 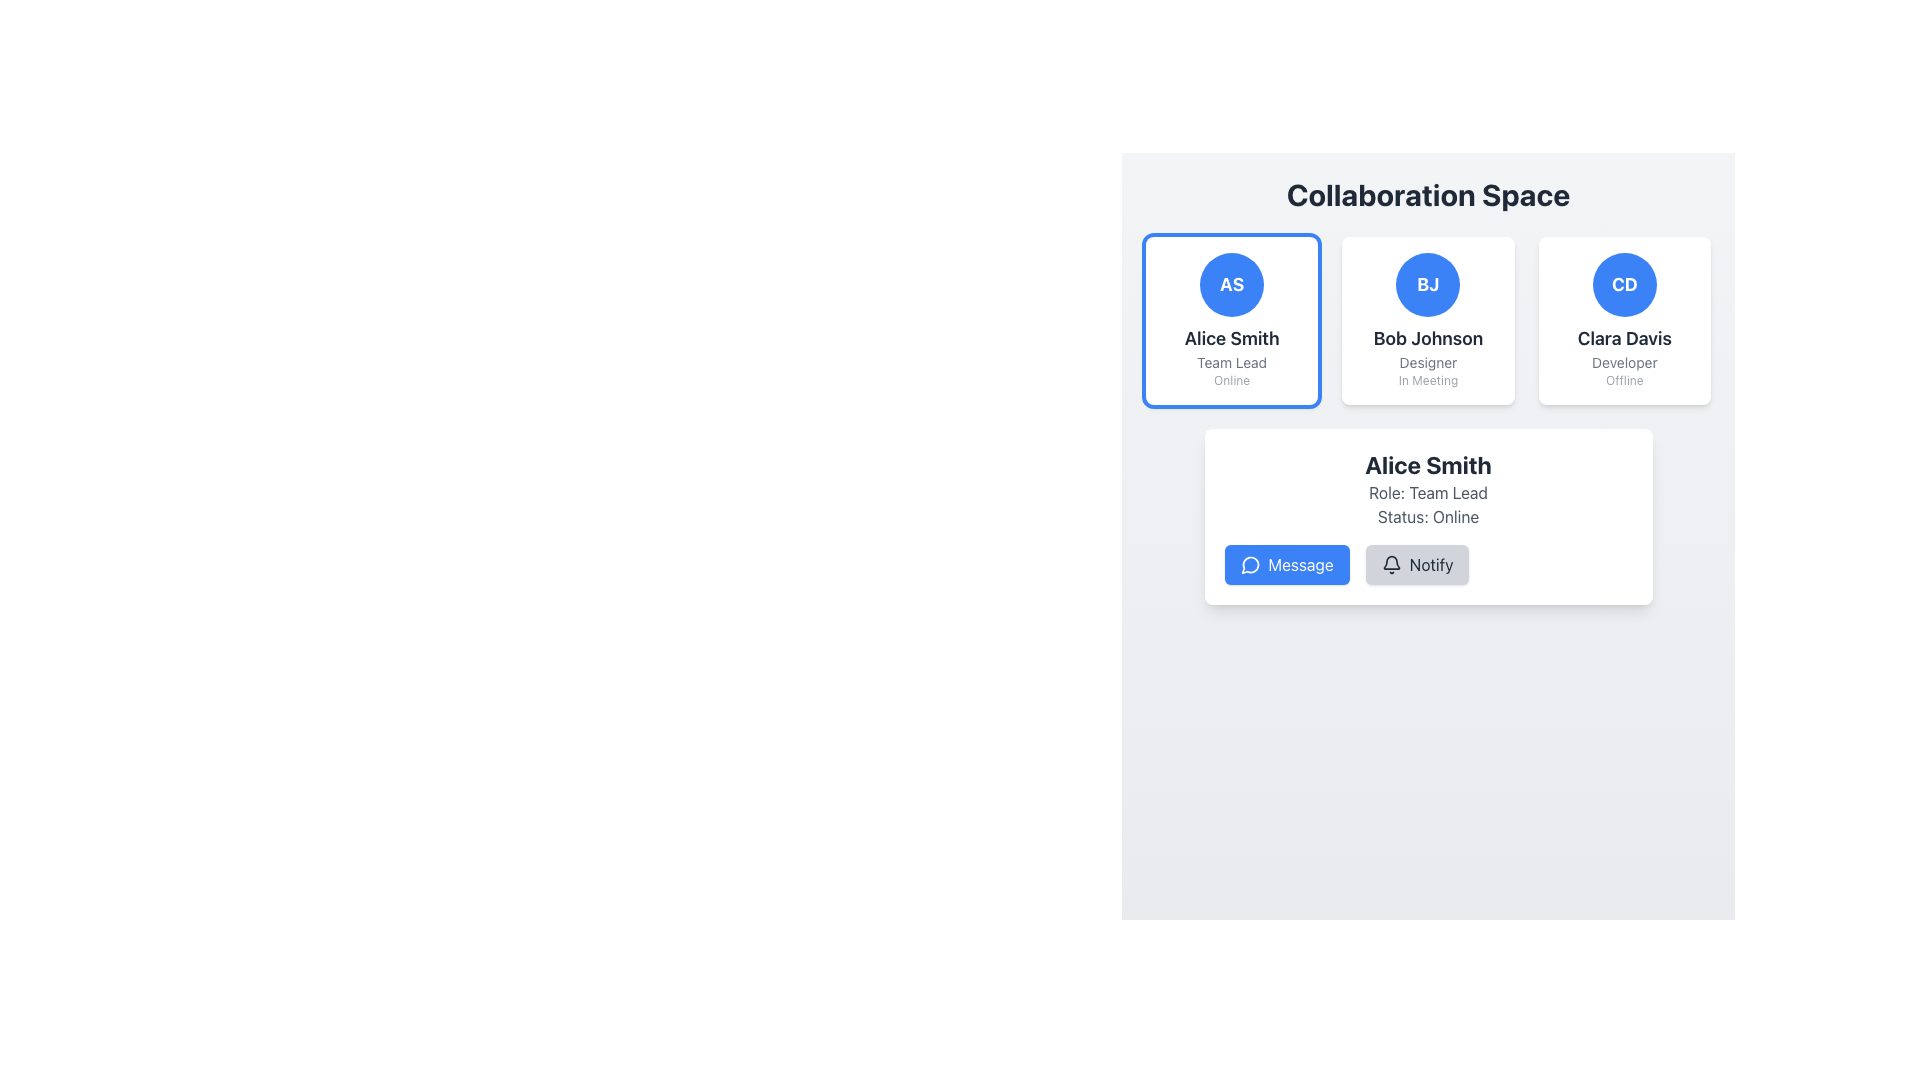 I want to click on the label displaying 'Bob Johnson', which is centrally aligned below the blue circular avatar labeled 'BJ' and above the descriptive text 'Designer', so click(x=1427, y=338).